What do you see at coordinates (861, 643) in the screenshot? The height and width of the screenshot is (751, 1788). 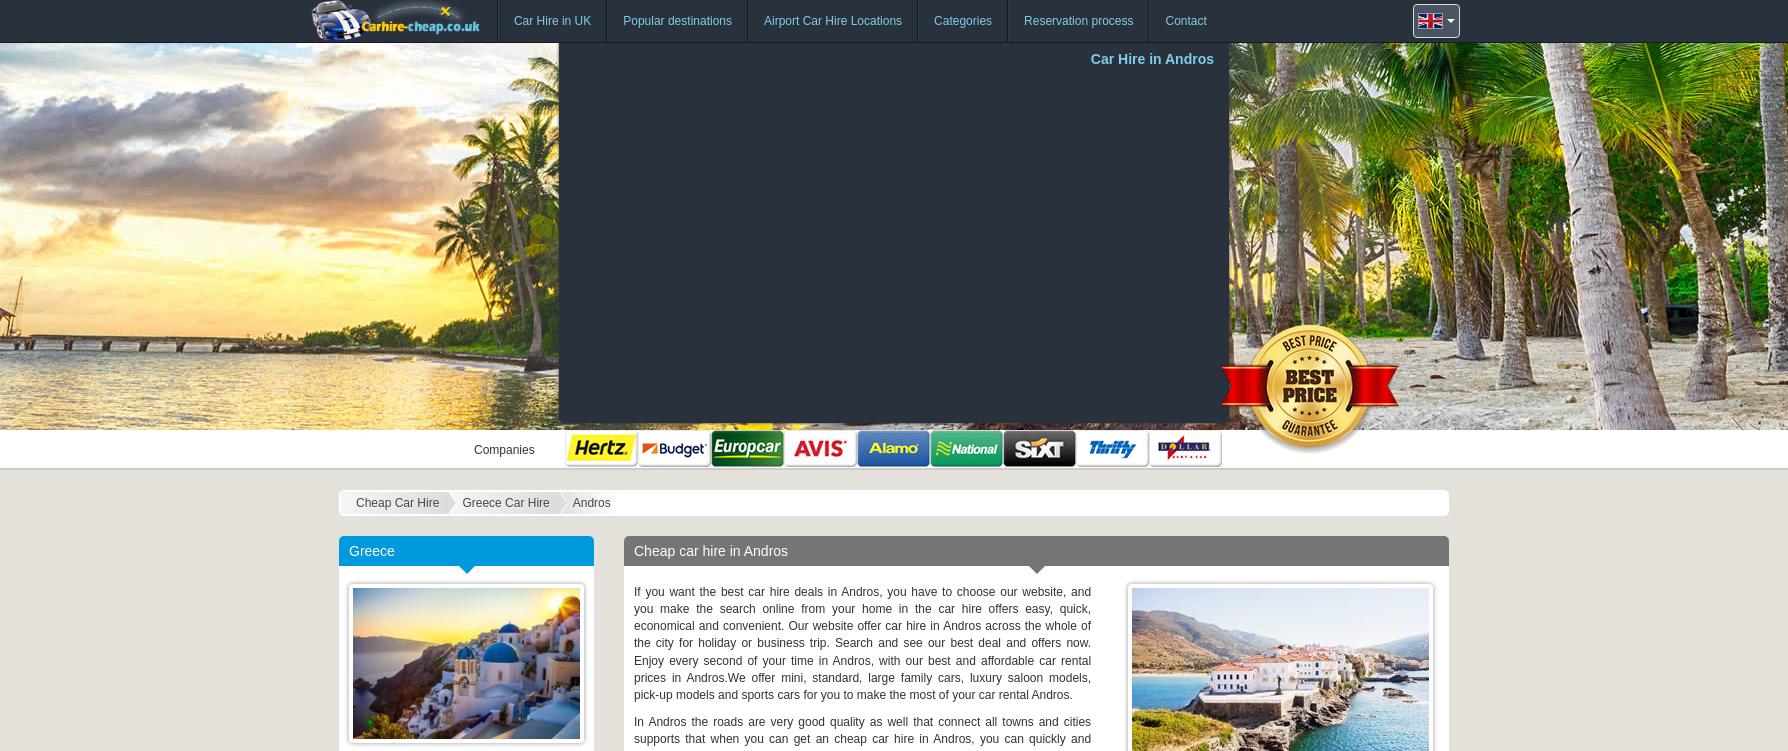 I see `'If you want the best car hire deals in Andros, you have to choose our website, and you make the search online from your home in the car hire offers easy, quick, economical and convenient. Our website offer car hire in Andros across the whole of the city for holiday or business trip. Search and see our best deal and offers now. Enjoy every second of your time in Andros, with our best and affordable car rental prices in Andros.We offer mini, standard, large family cars, luxury saloon models, pick-up models and sports cars for you to make the most of your car rental Andros.'` at bounding box center [861, 643].